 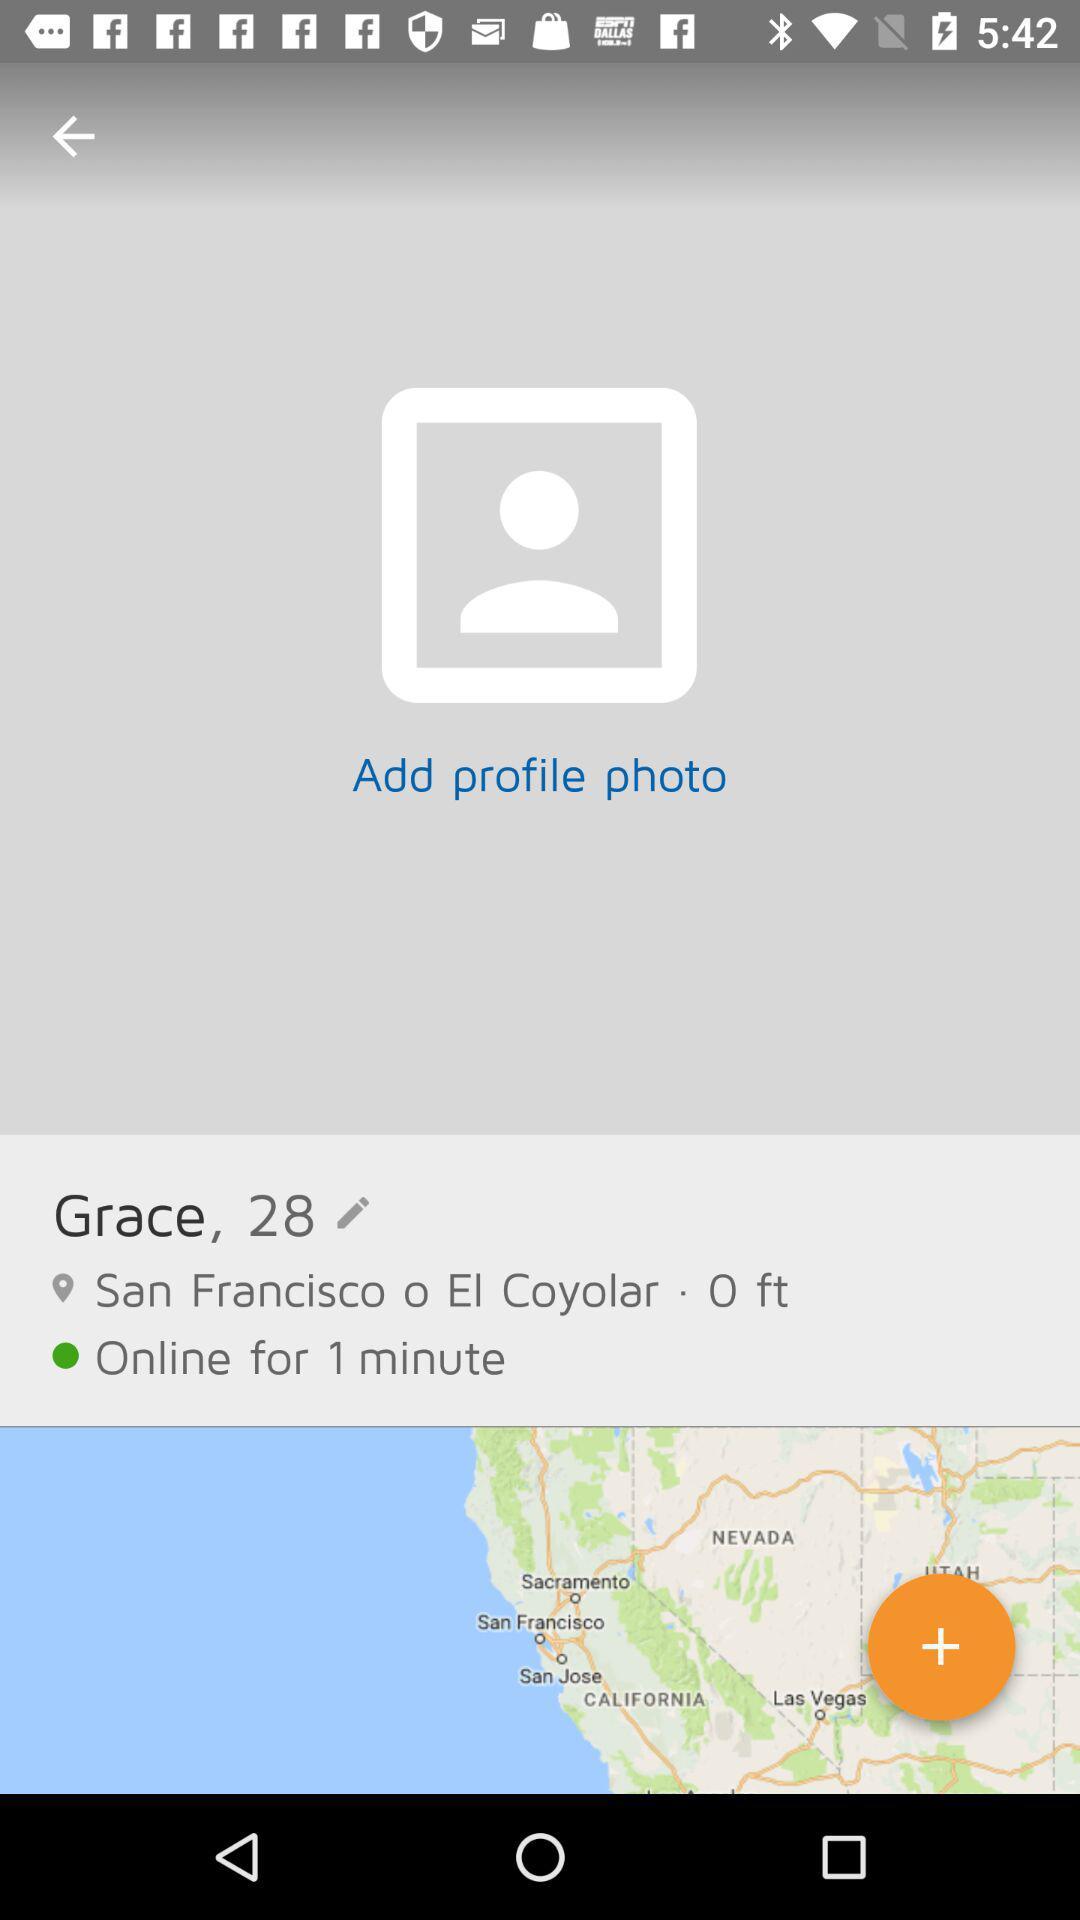 I want to click on the grace item, so click(x=129, y=1212).